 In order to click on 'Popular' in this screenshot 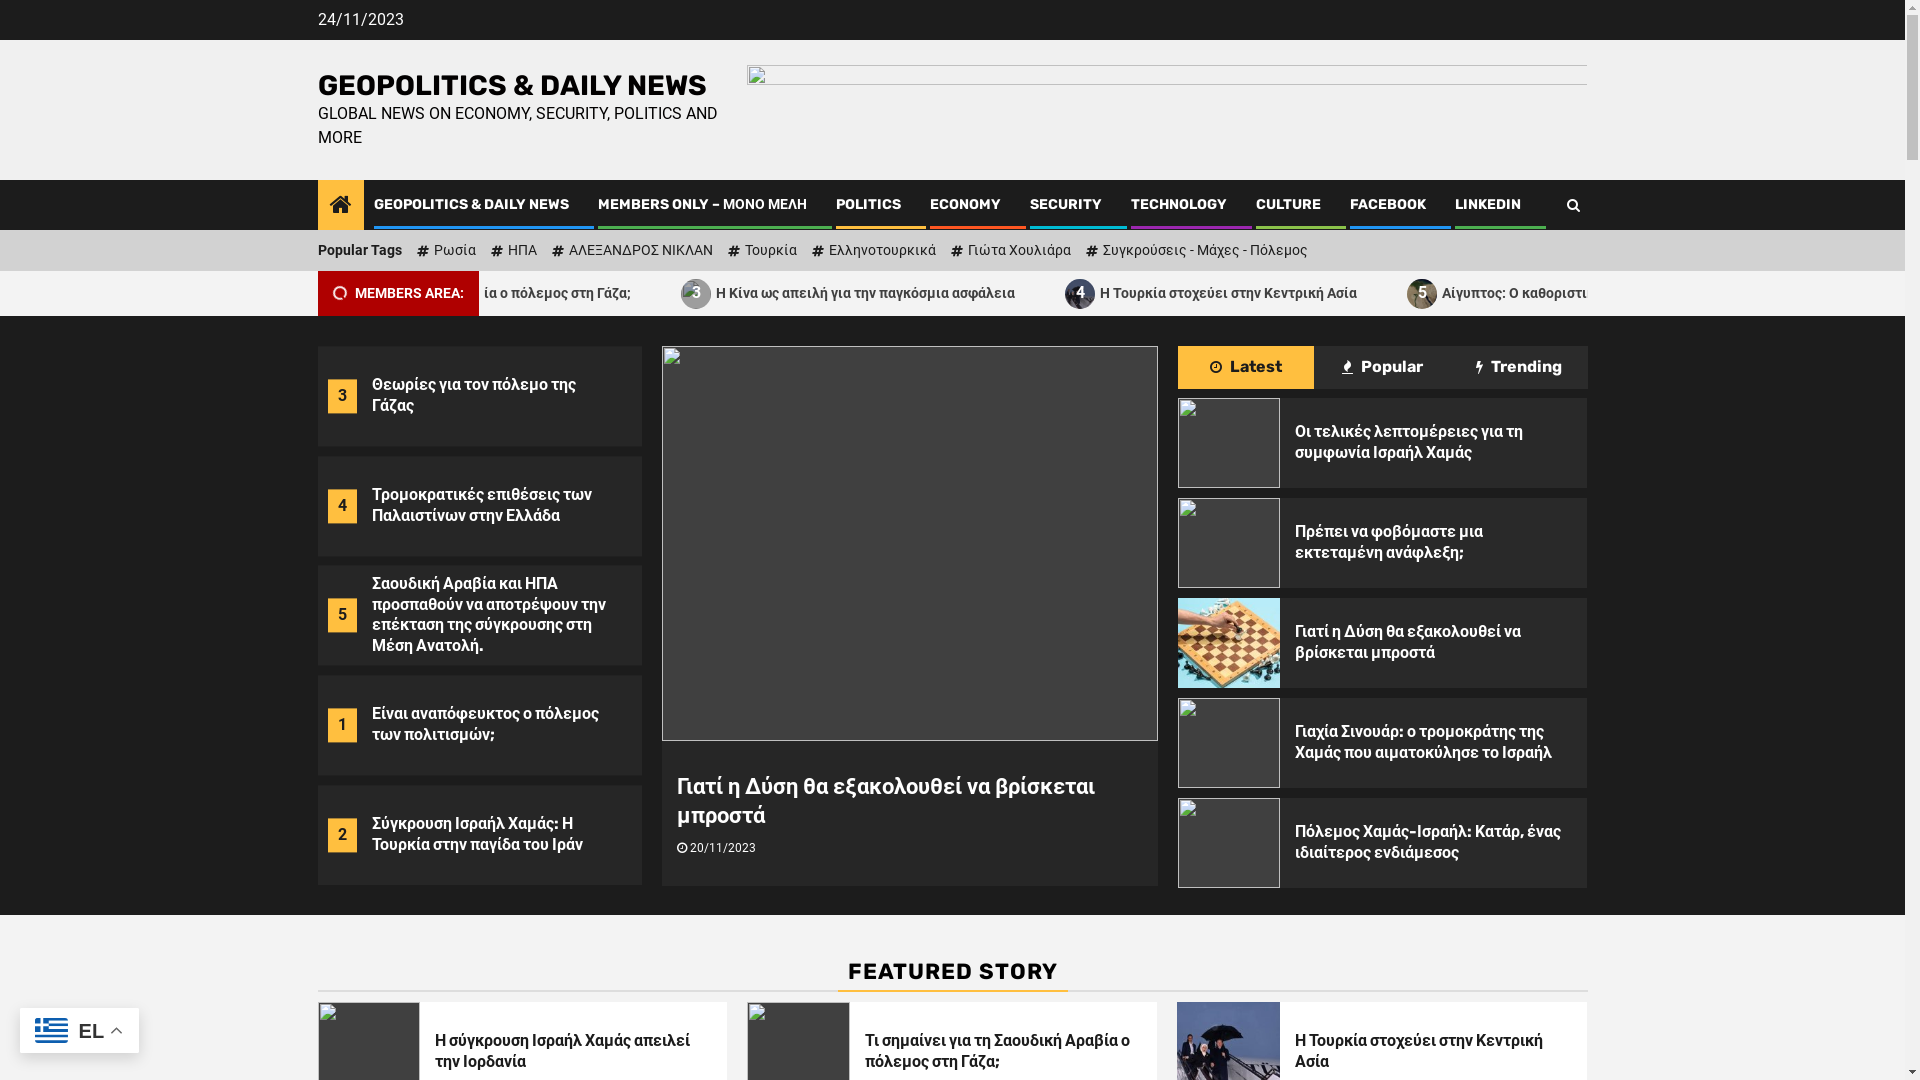, I will do `click(1381, 367)`.